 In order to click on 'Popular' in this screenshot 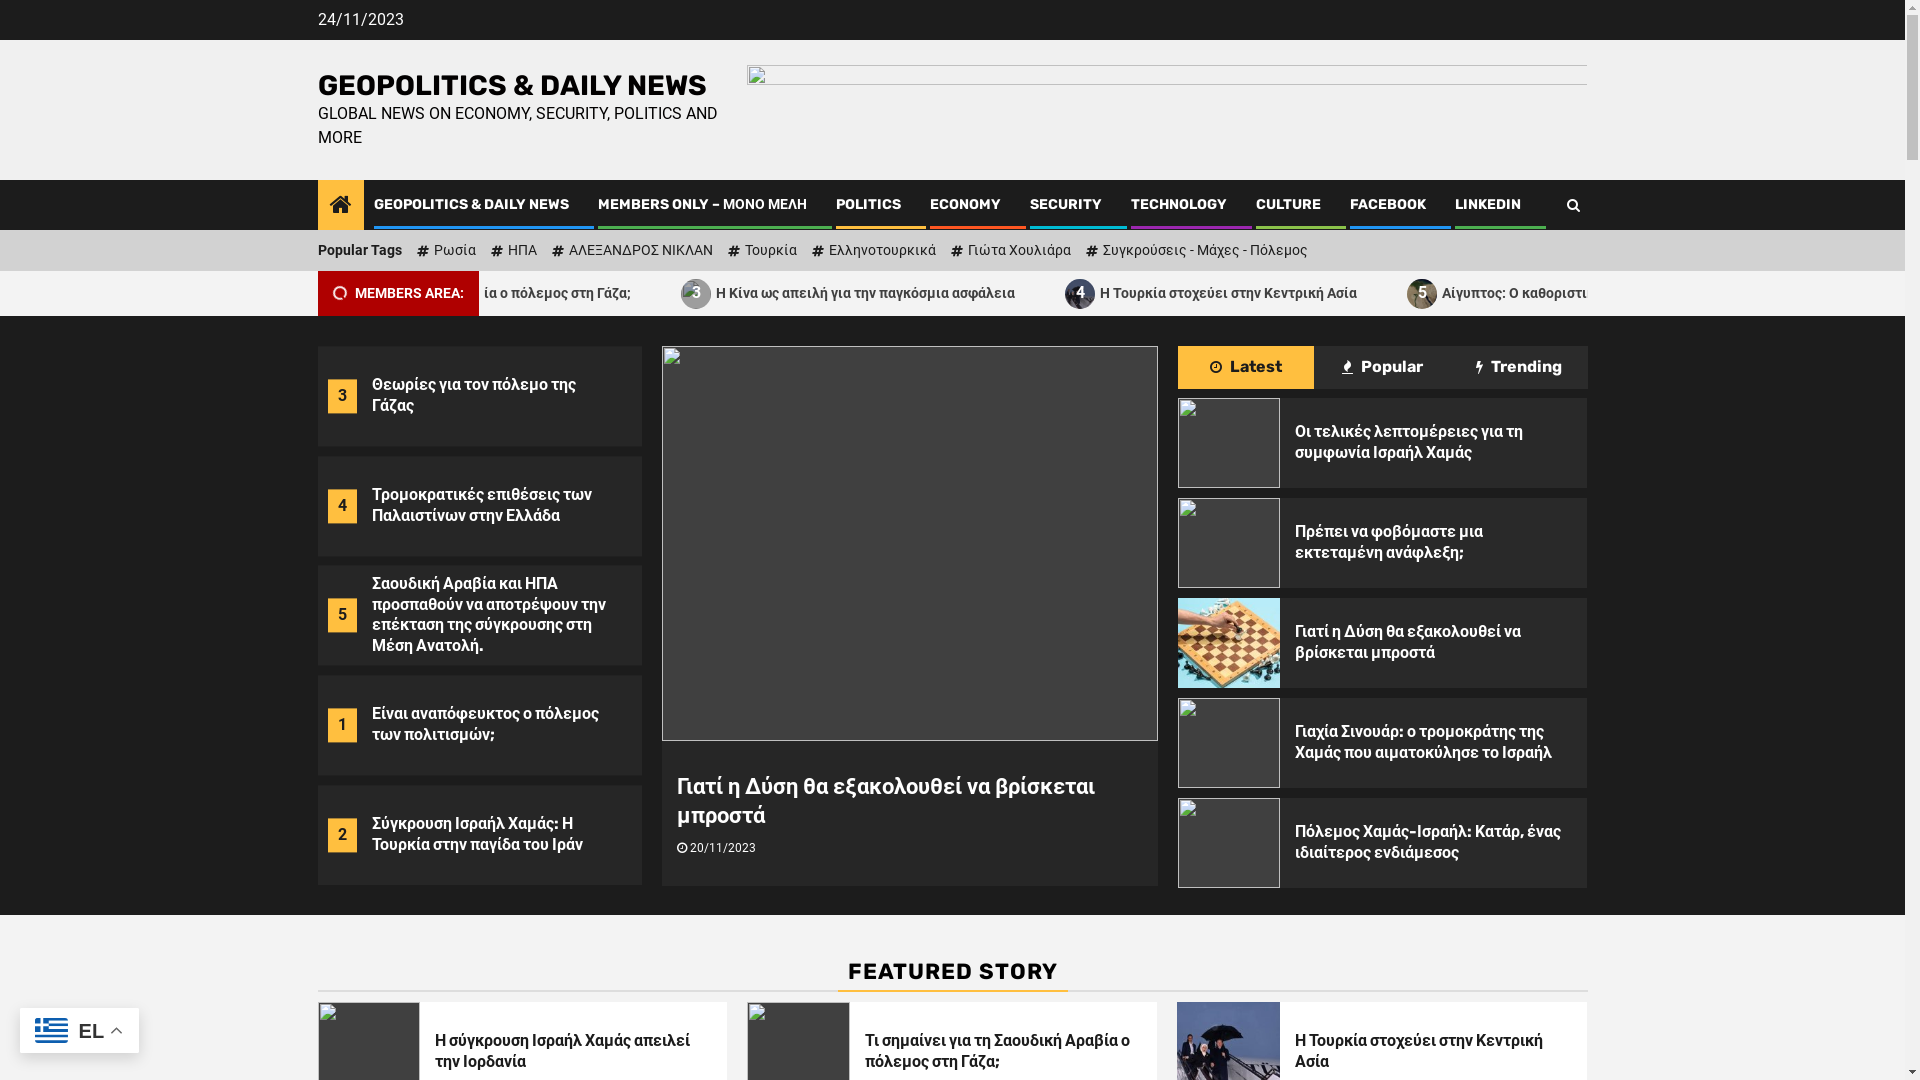, I will do `click(1381, 367)`.